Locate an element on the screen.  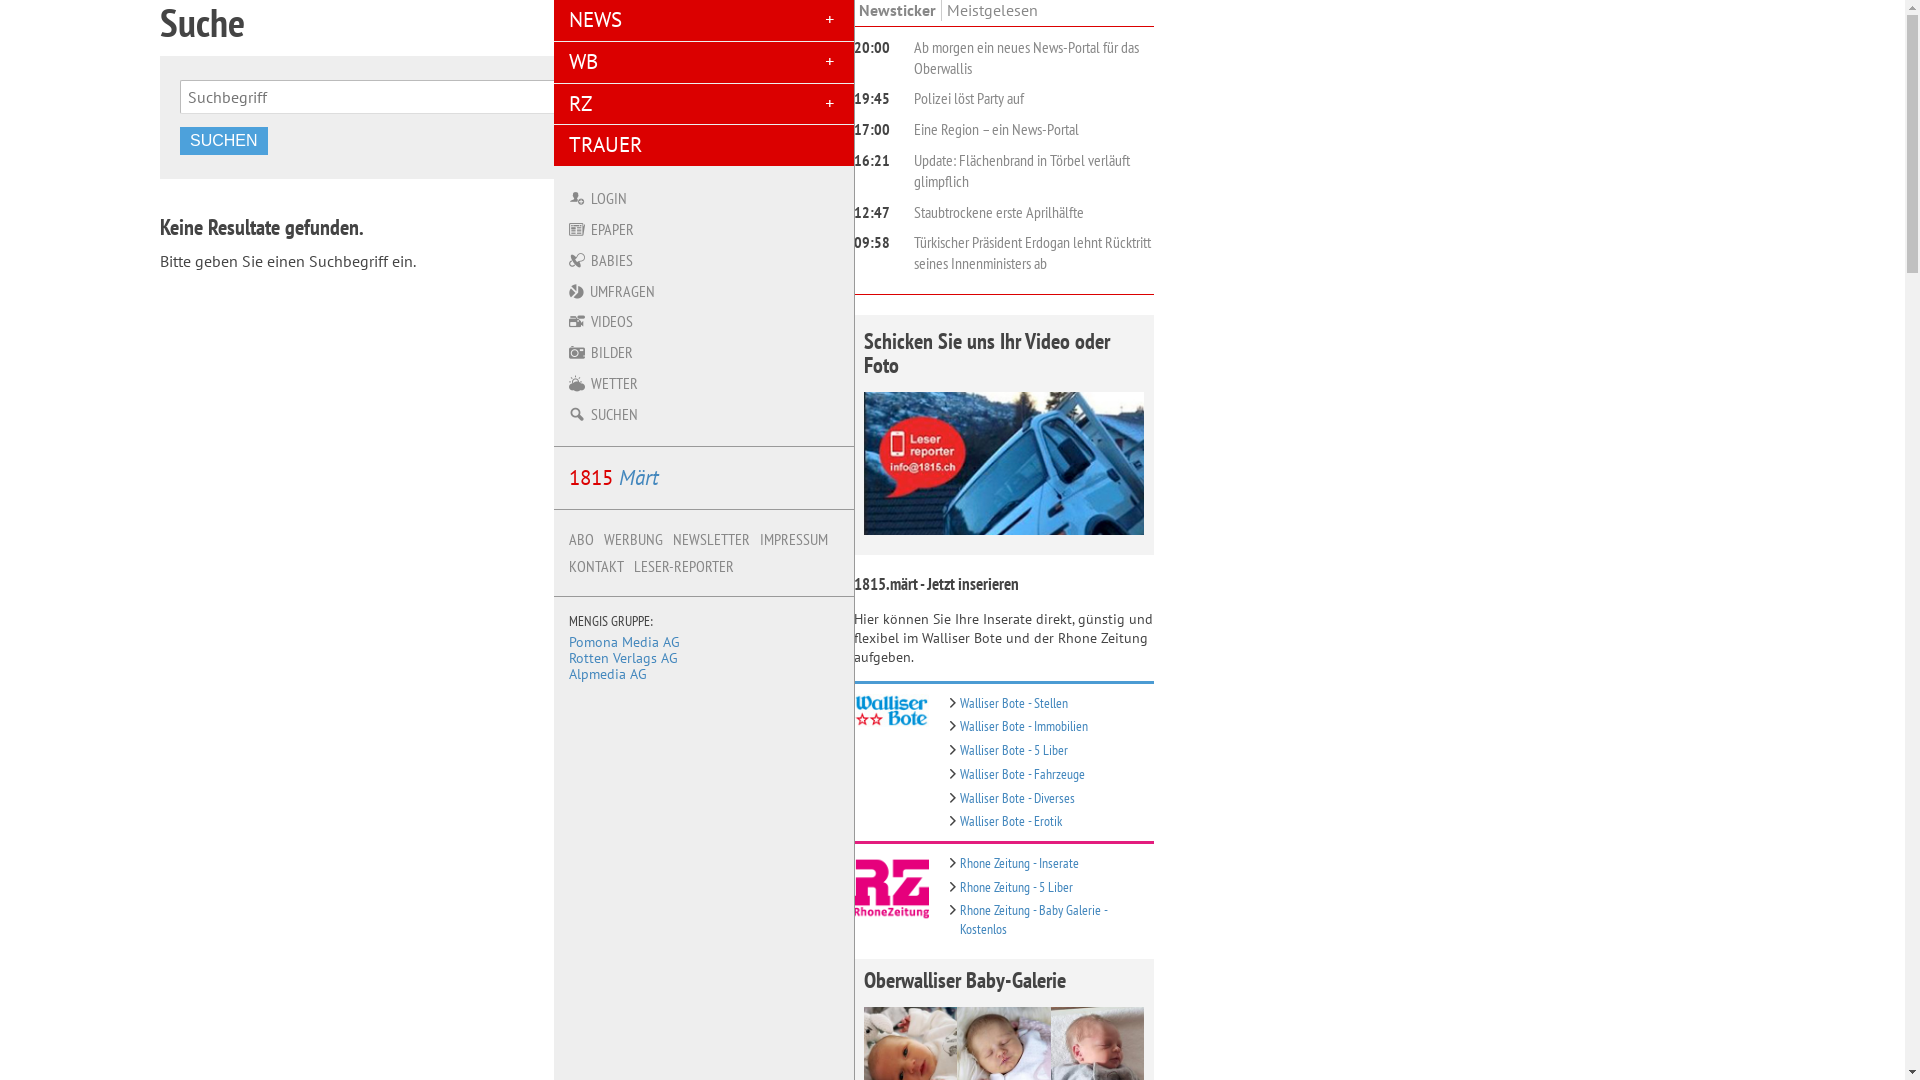
'Rotten Verlags AG' is located at coordinates (568, 658).